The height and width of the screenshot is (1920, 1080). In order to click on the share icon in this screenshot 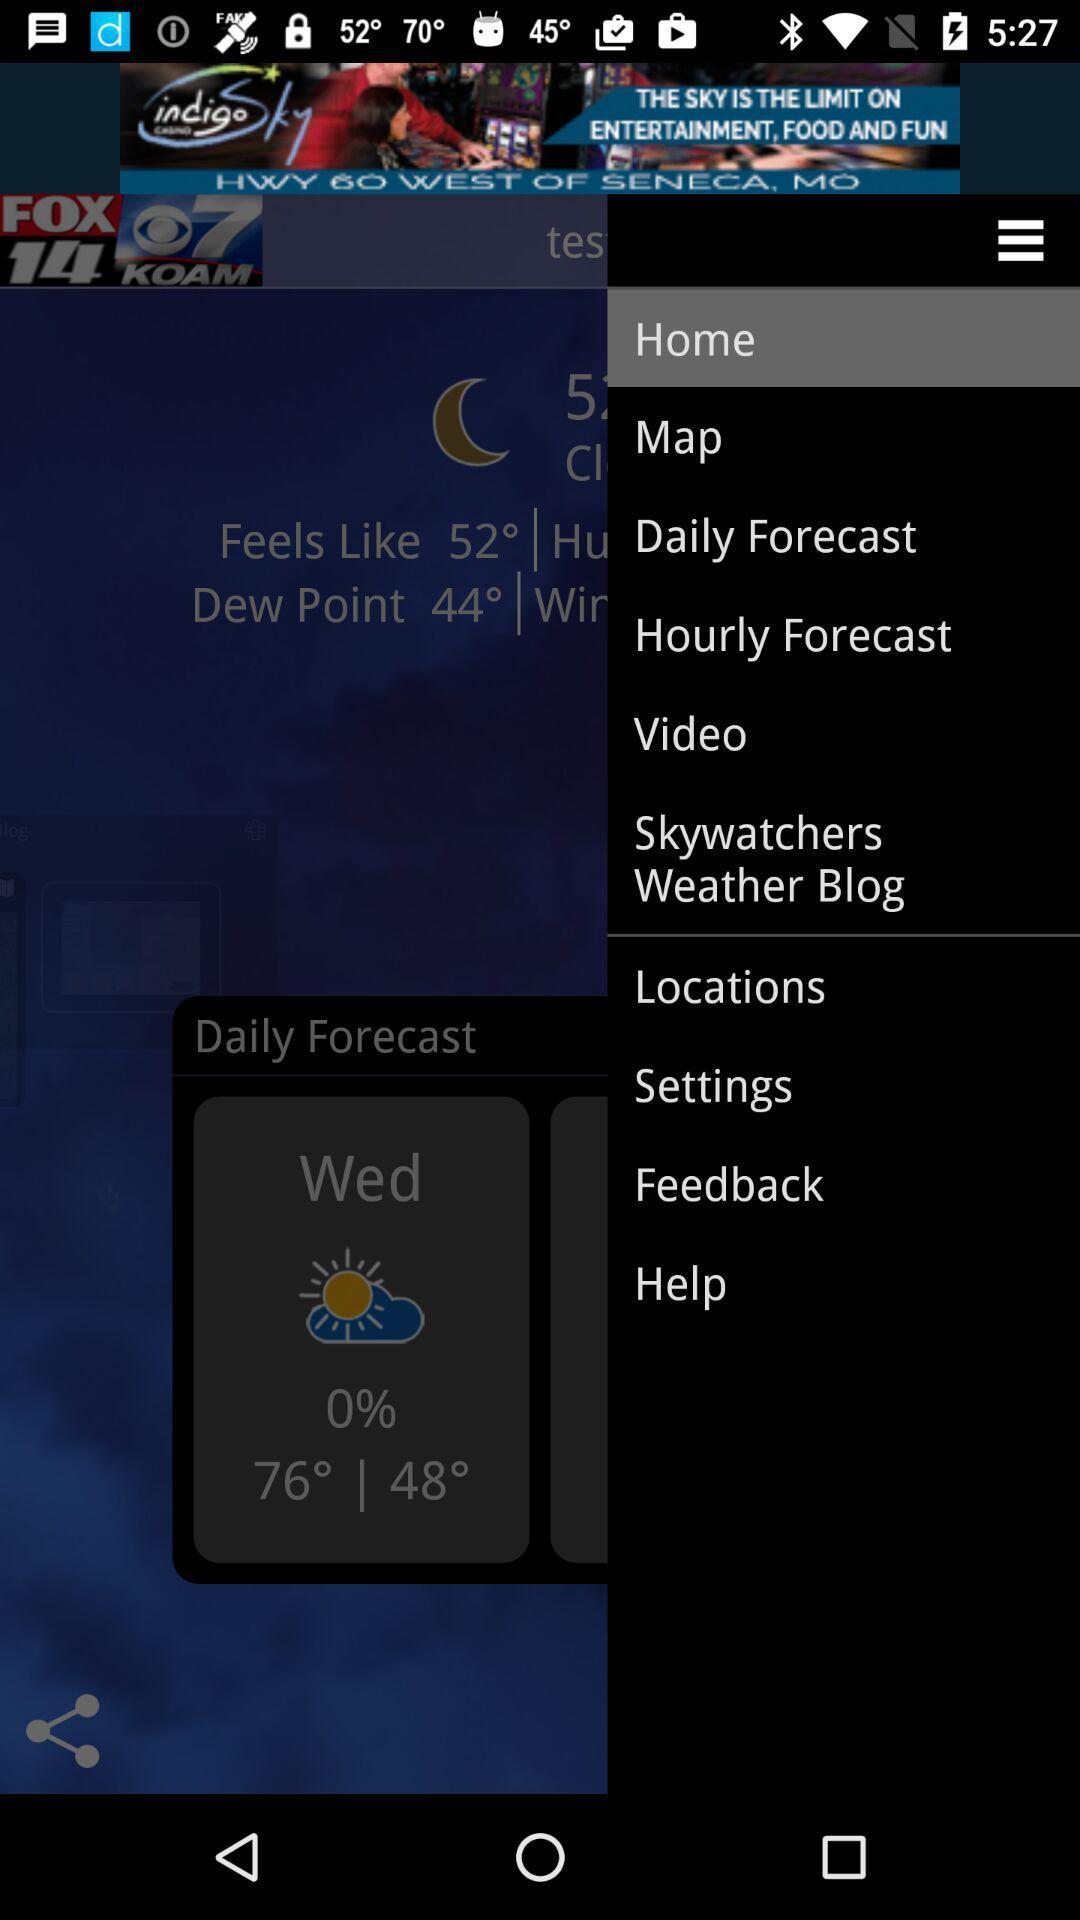, I will do `click(61, 1730)`.